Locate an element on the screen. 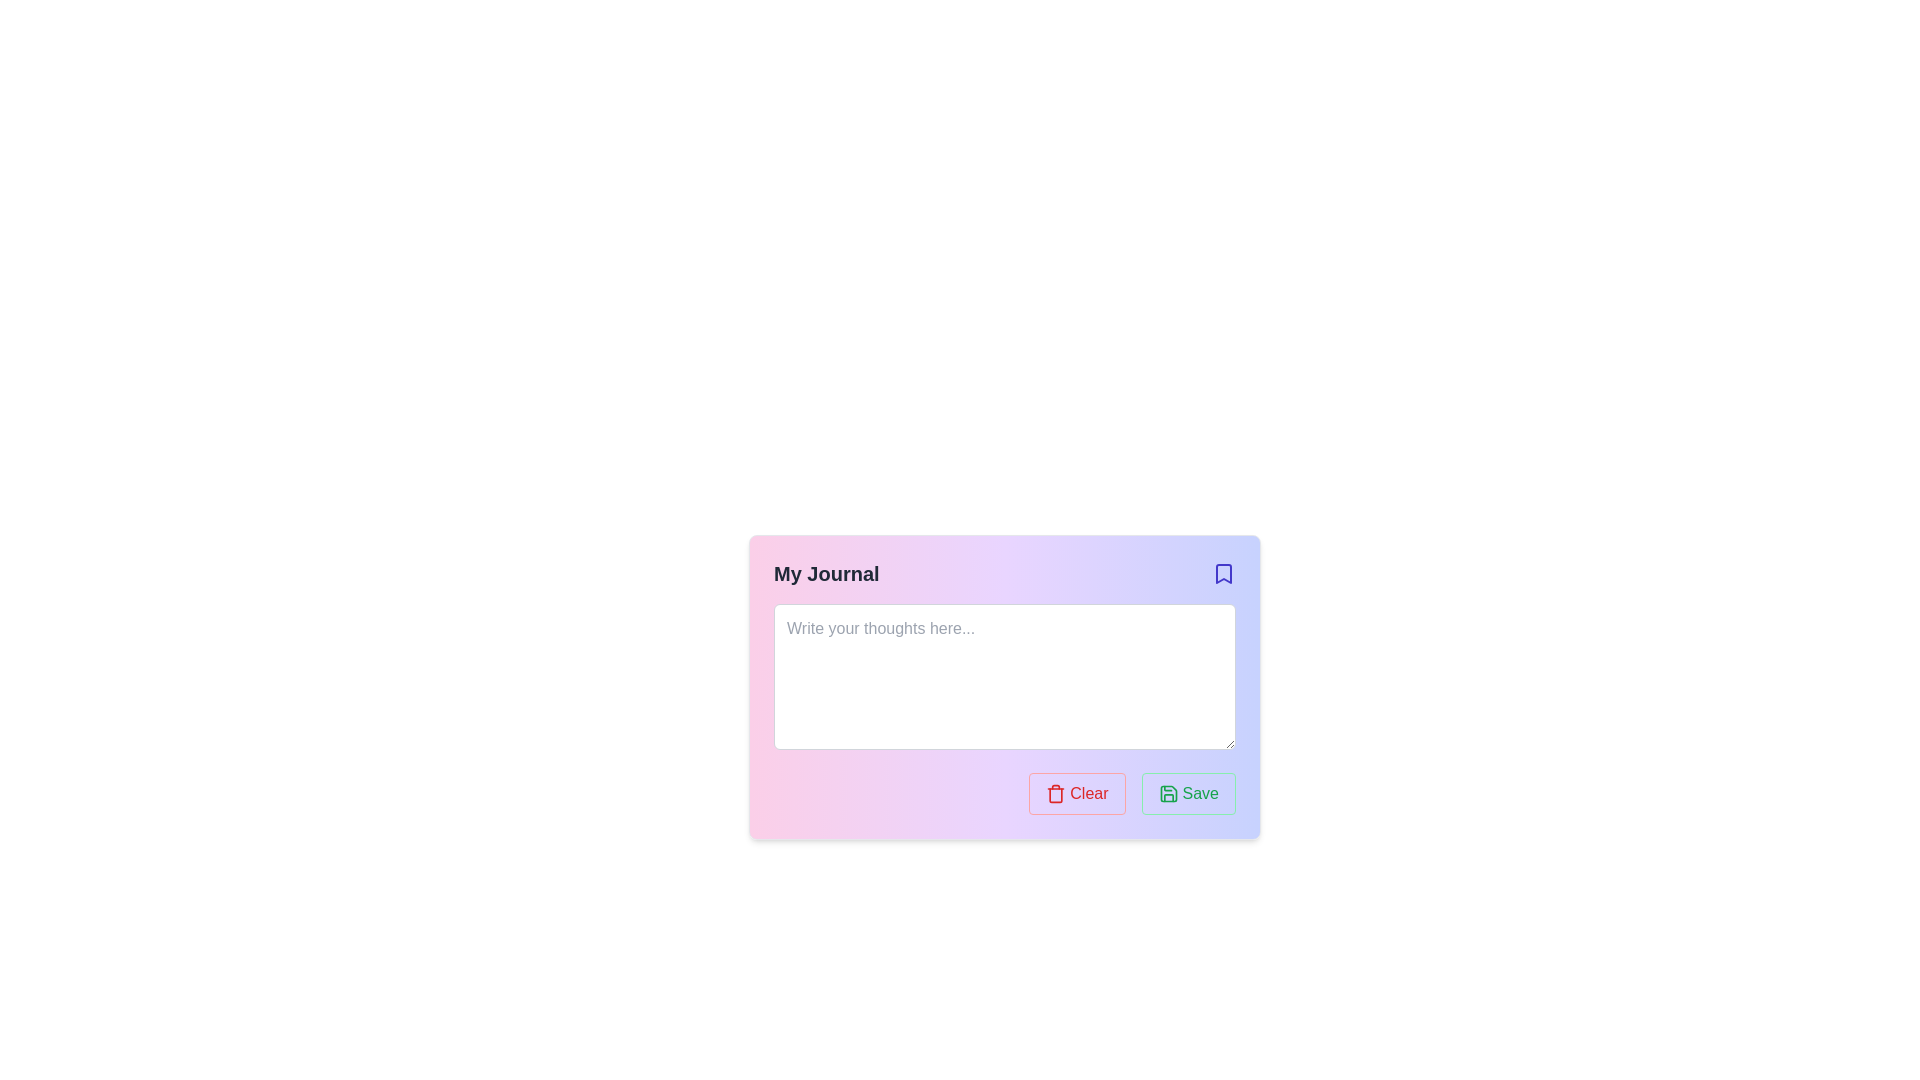  the red trash bin icon representing the delete function, located to the left of the 'Clear' text below the 'Write your thoughts here...' input field is located at coordinates (1055, 793).